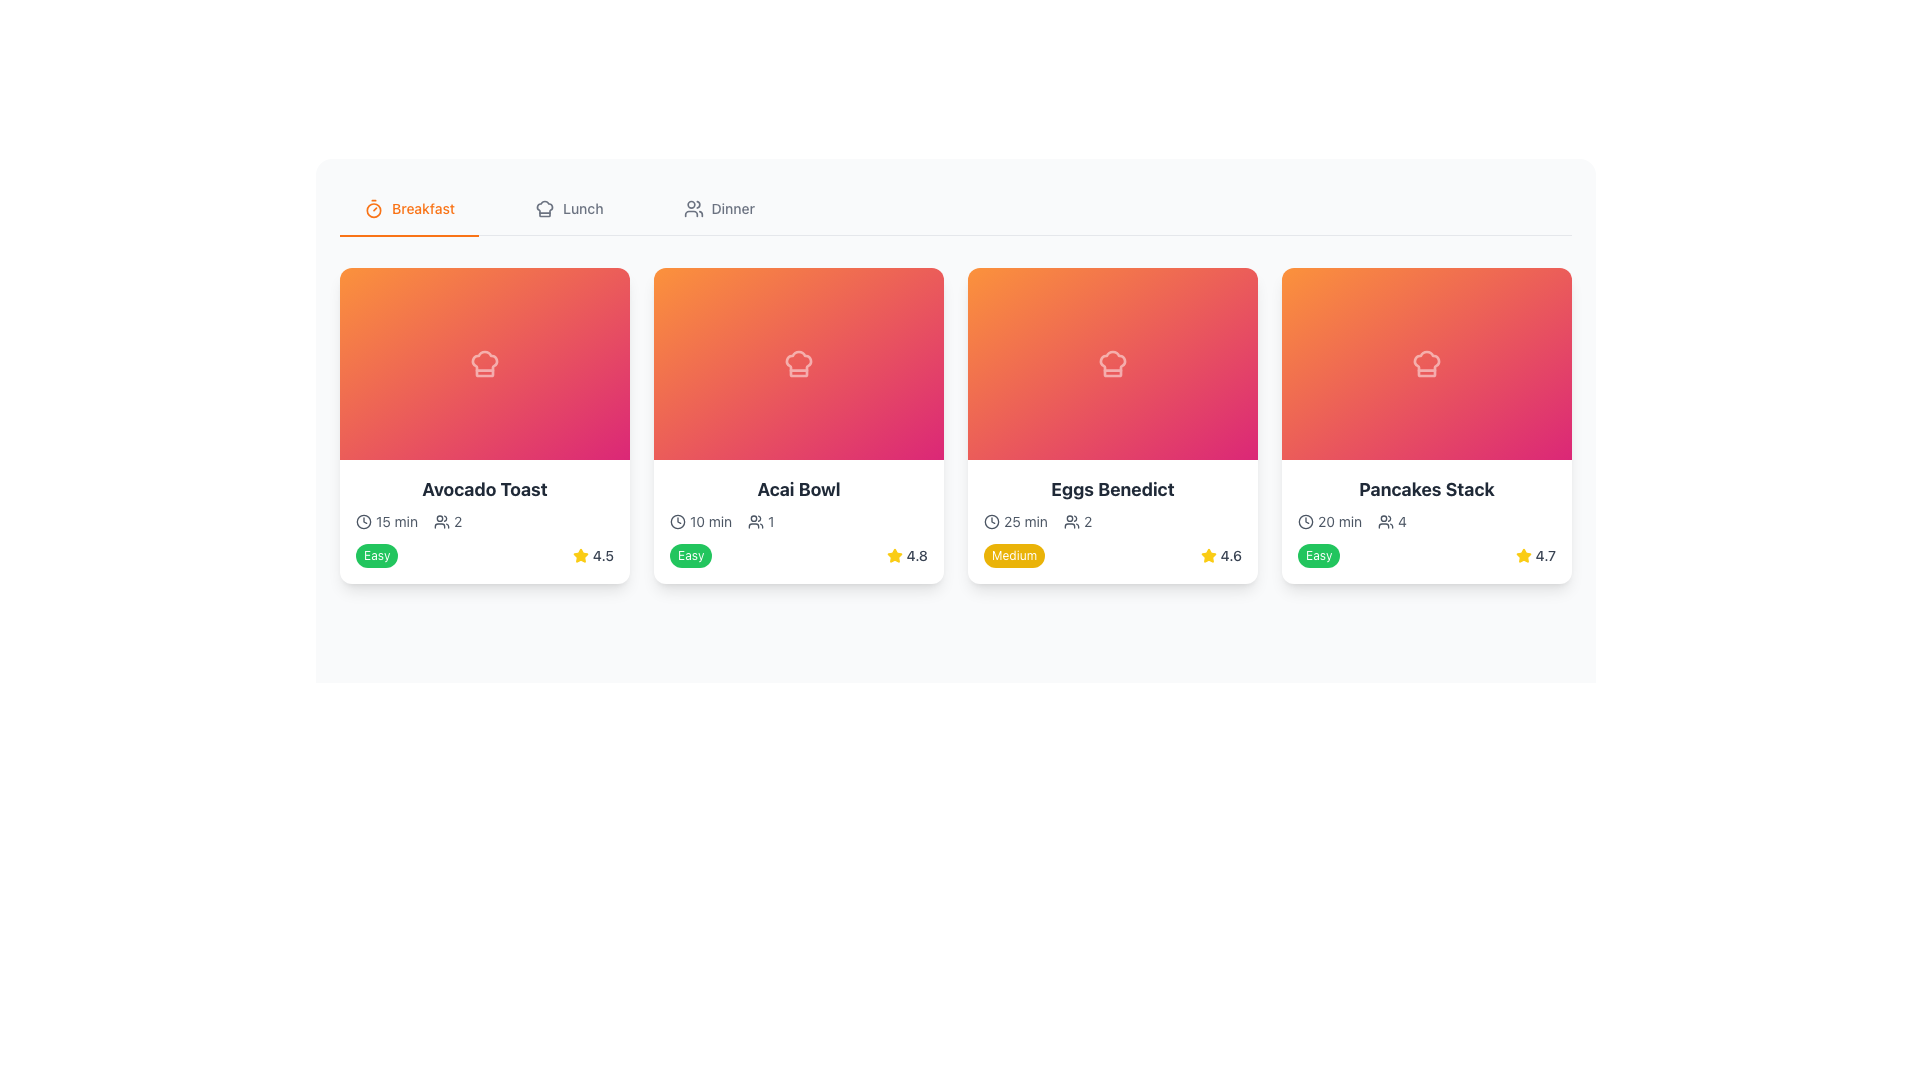 This screenshot has width=1920, height=1080. Describe the element at coordinates (484, 363) in the screenshot. I see `the white chef hat icon located centrally within the first card of the horizontally arranged grid, which features a gradient background from orange to pink` at that location.